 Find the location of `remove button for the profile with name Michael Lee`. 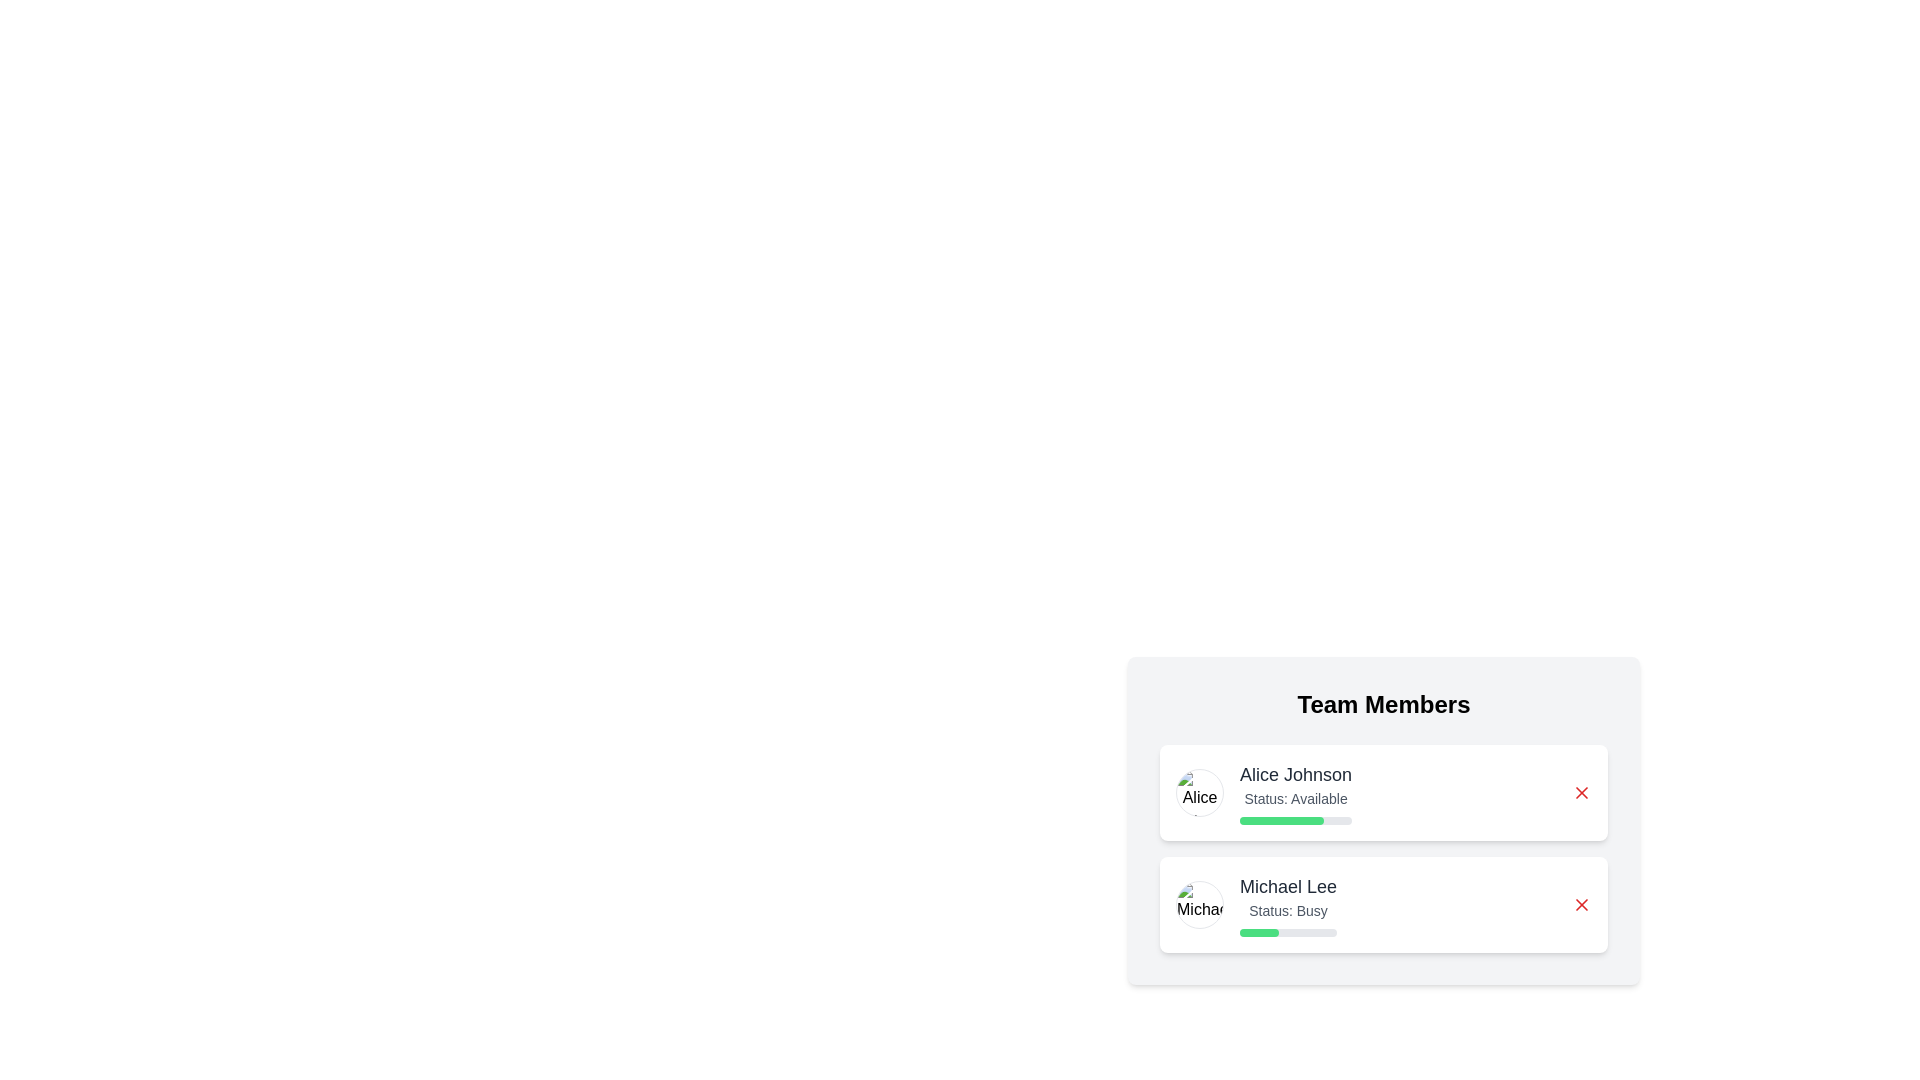

remove button for the profile with name Michael Lee is located at coordinates (1581, 905).